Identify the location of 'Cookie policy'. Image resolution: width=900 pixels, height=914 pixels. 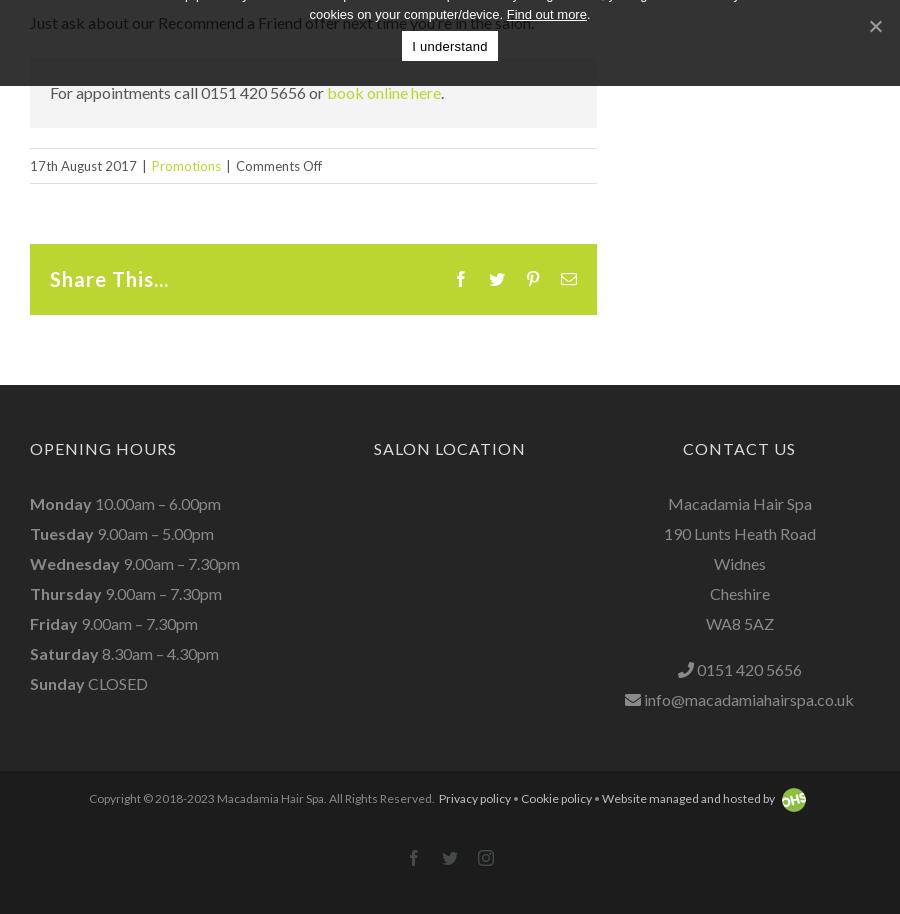
(554, 797).